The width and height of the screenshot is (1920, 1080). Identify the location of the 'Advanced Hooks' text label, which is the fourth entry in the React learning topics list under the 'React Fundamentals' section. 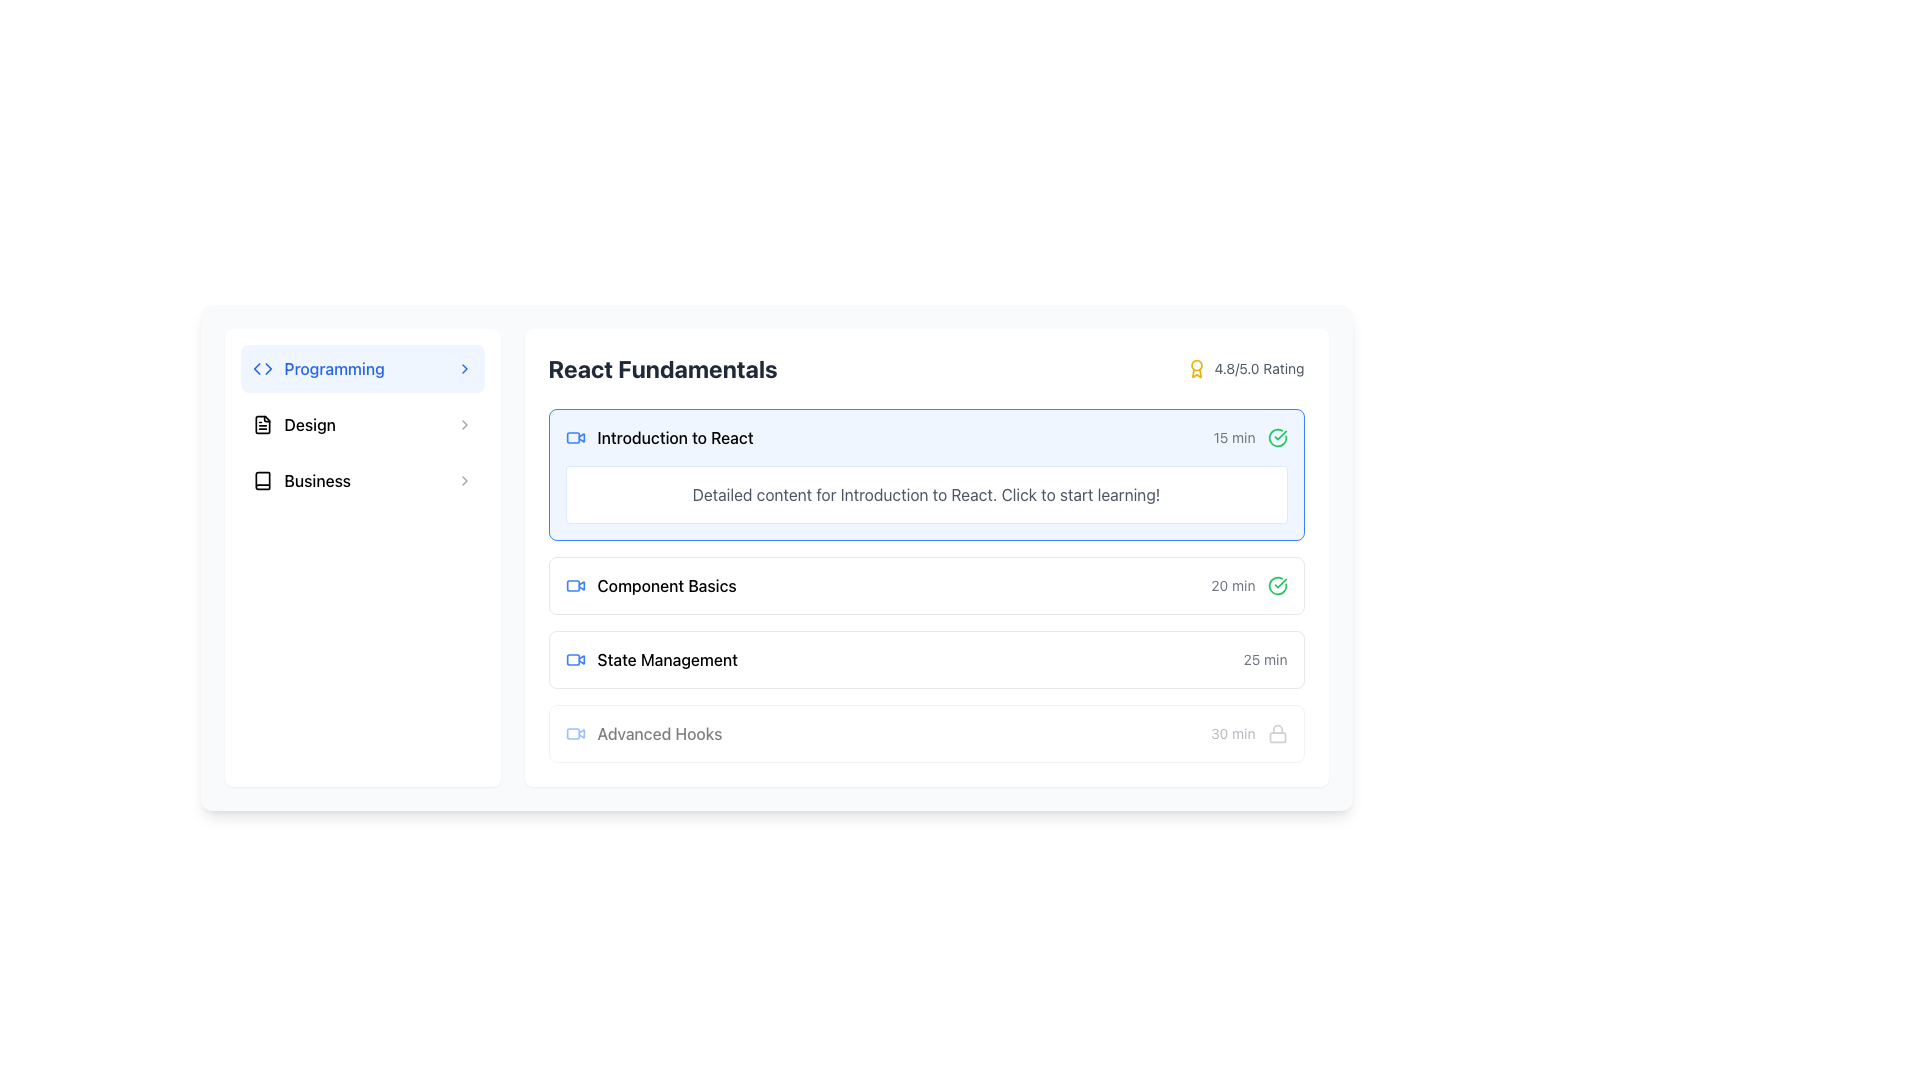
(659, 733).